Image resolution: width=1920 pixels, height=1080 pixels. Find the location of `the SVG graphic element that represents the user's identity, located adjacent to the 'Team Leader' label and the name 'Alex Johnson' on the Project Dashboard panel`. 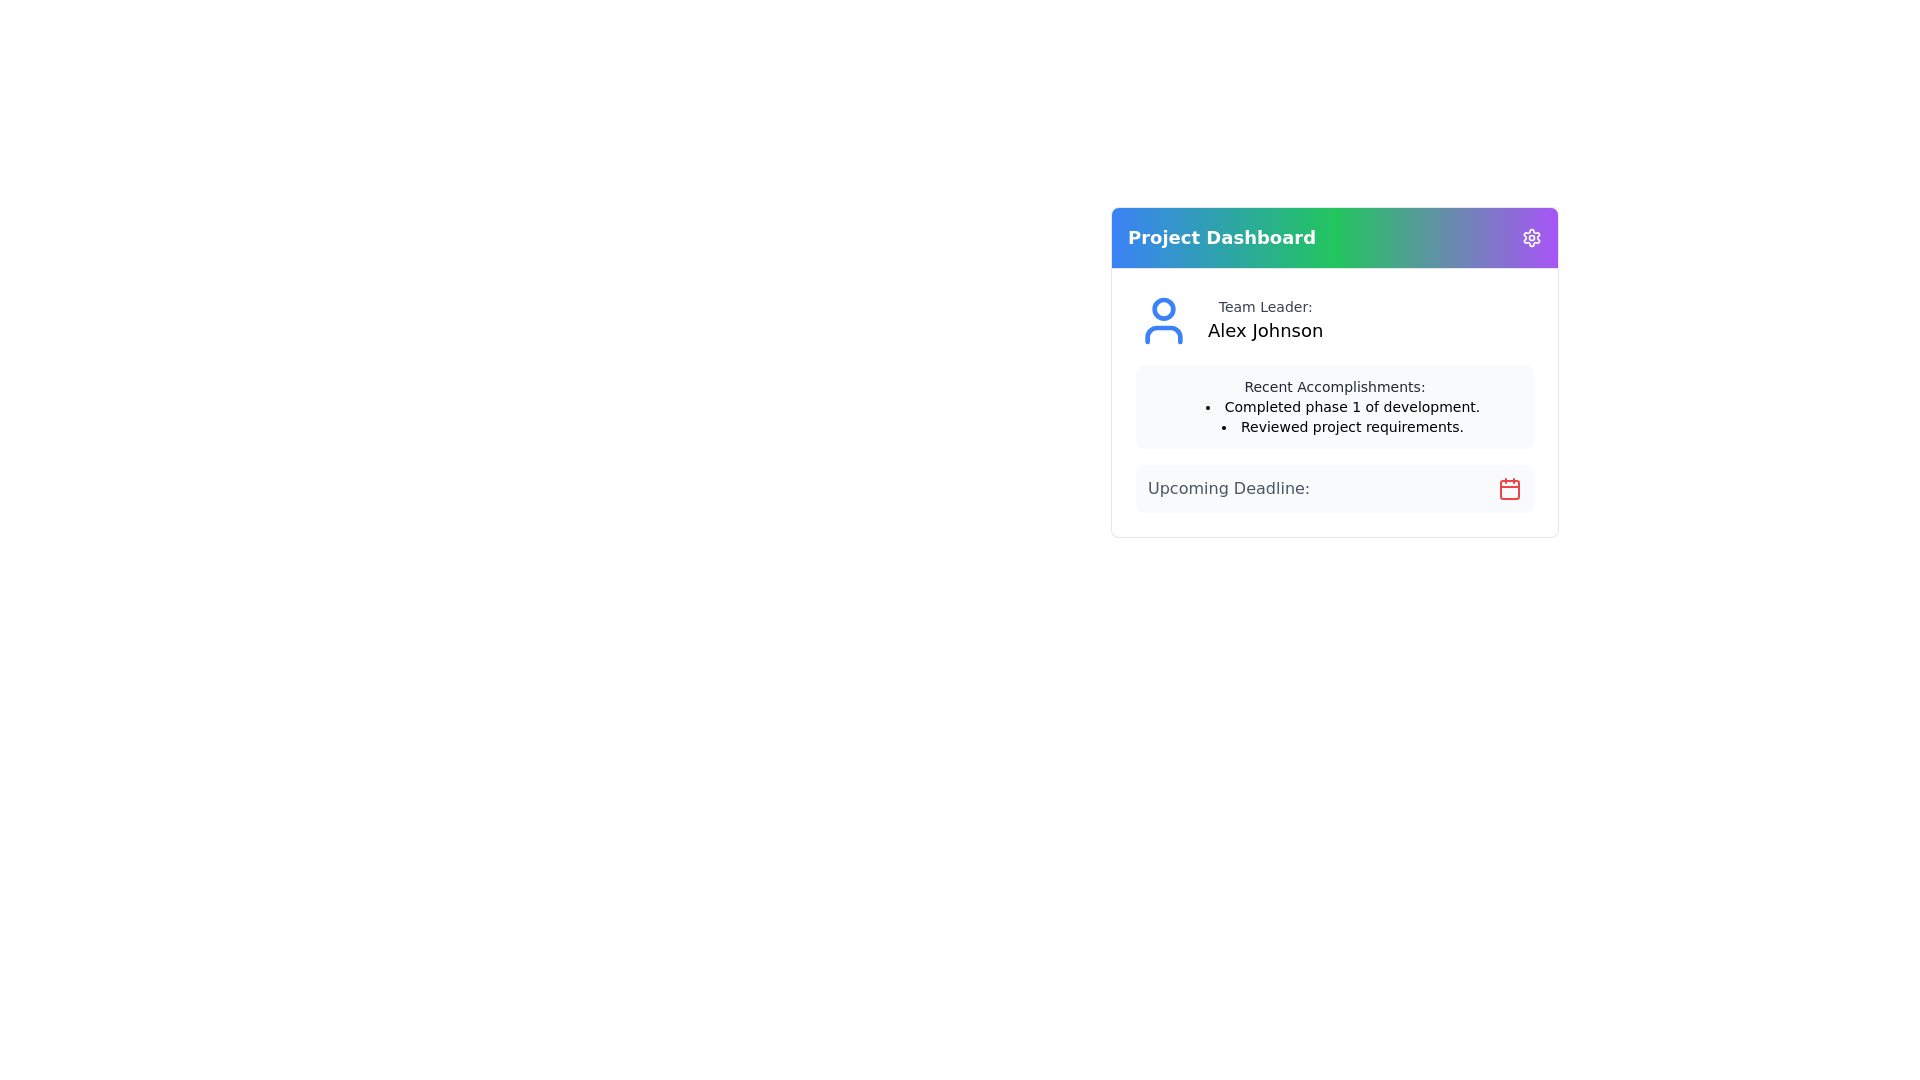

the SVG graphic element that represents the user's identity, located adjacent to the 'Team Leader' label and the name 'Alex Johnson' on the Project Dashboard panel is located at coordinates (1163, 308).